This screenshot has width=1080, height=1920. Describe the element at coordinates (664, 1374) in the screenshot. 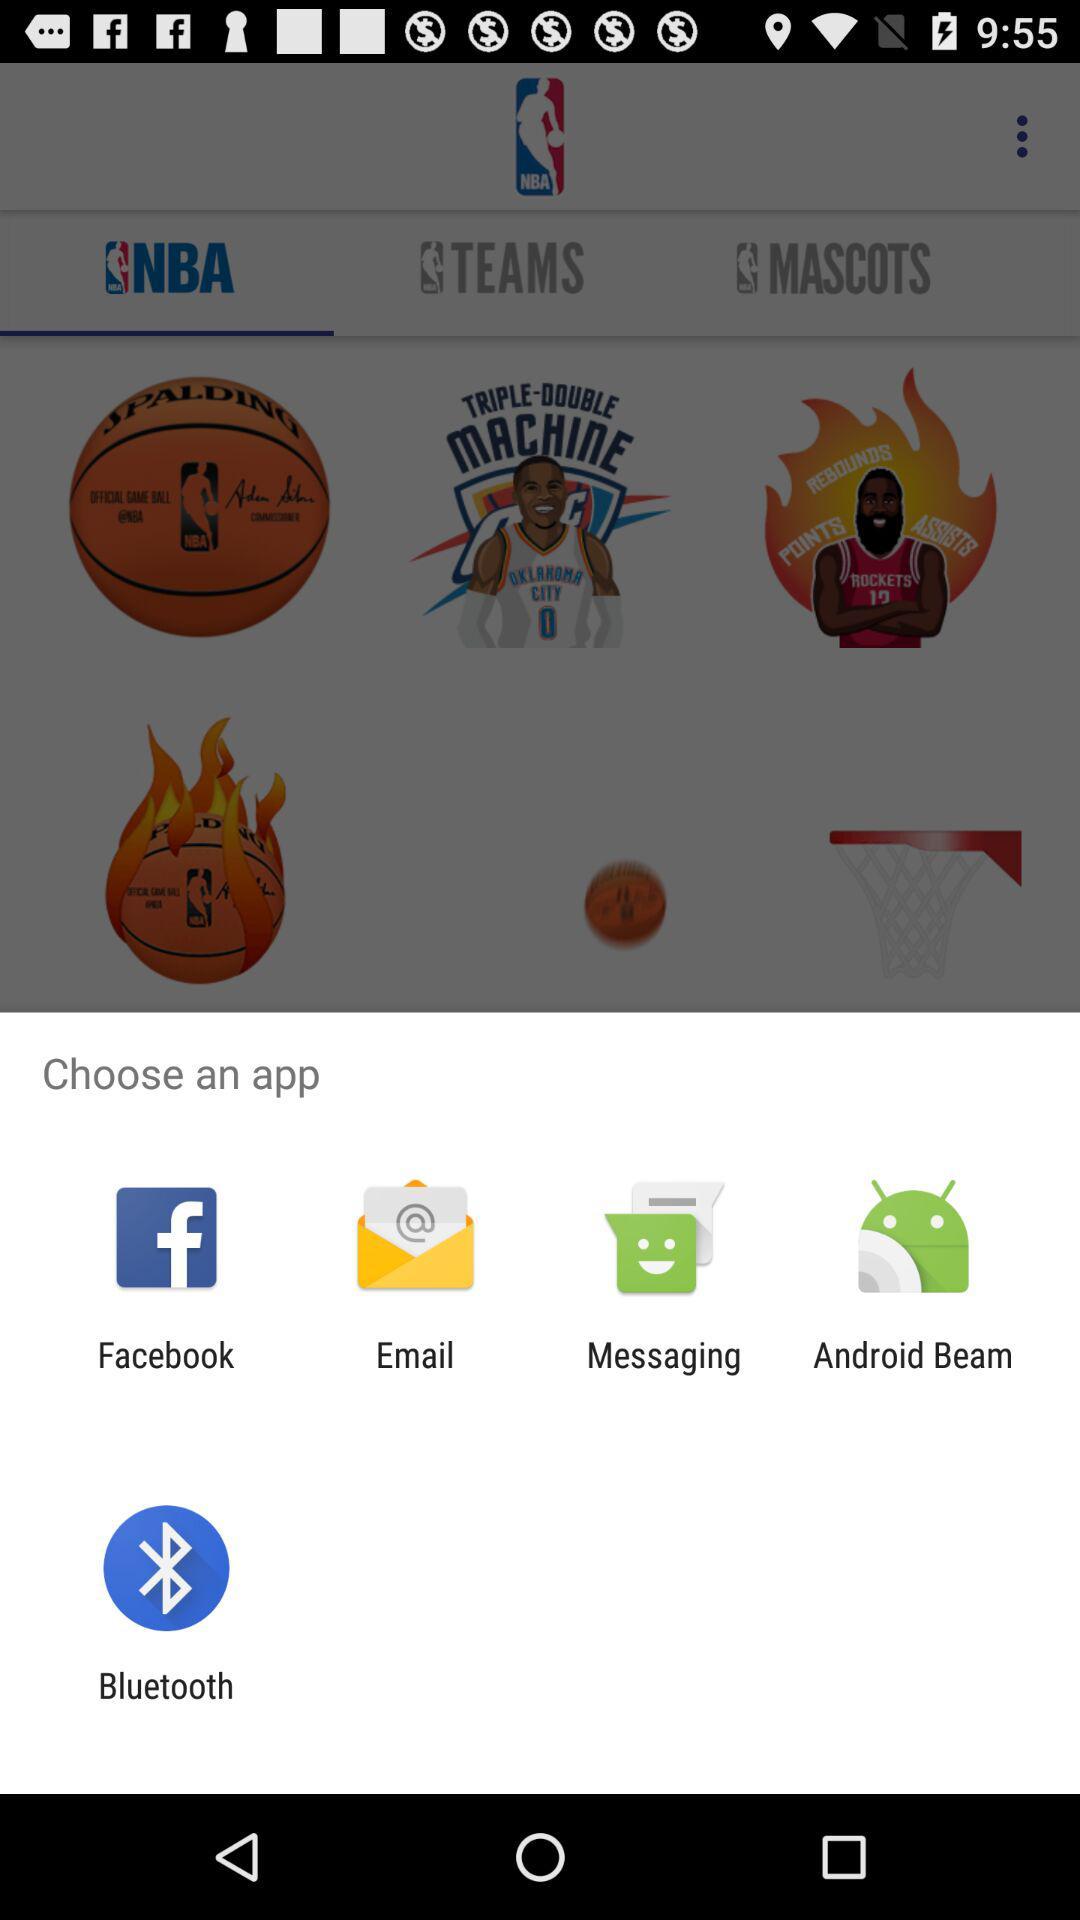

I see `the messaging item` at that location.